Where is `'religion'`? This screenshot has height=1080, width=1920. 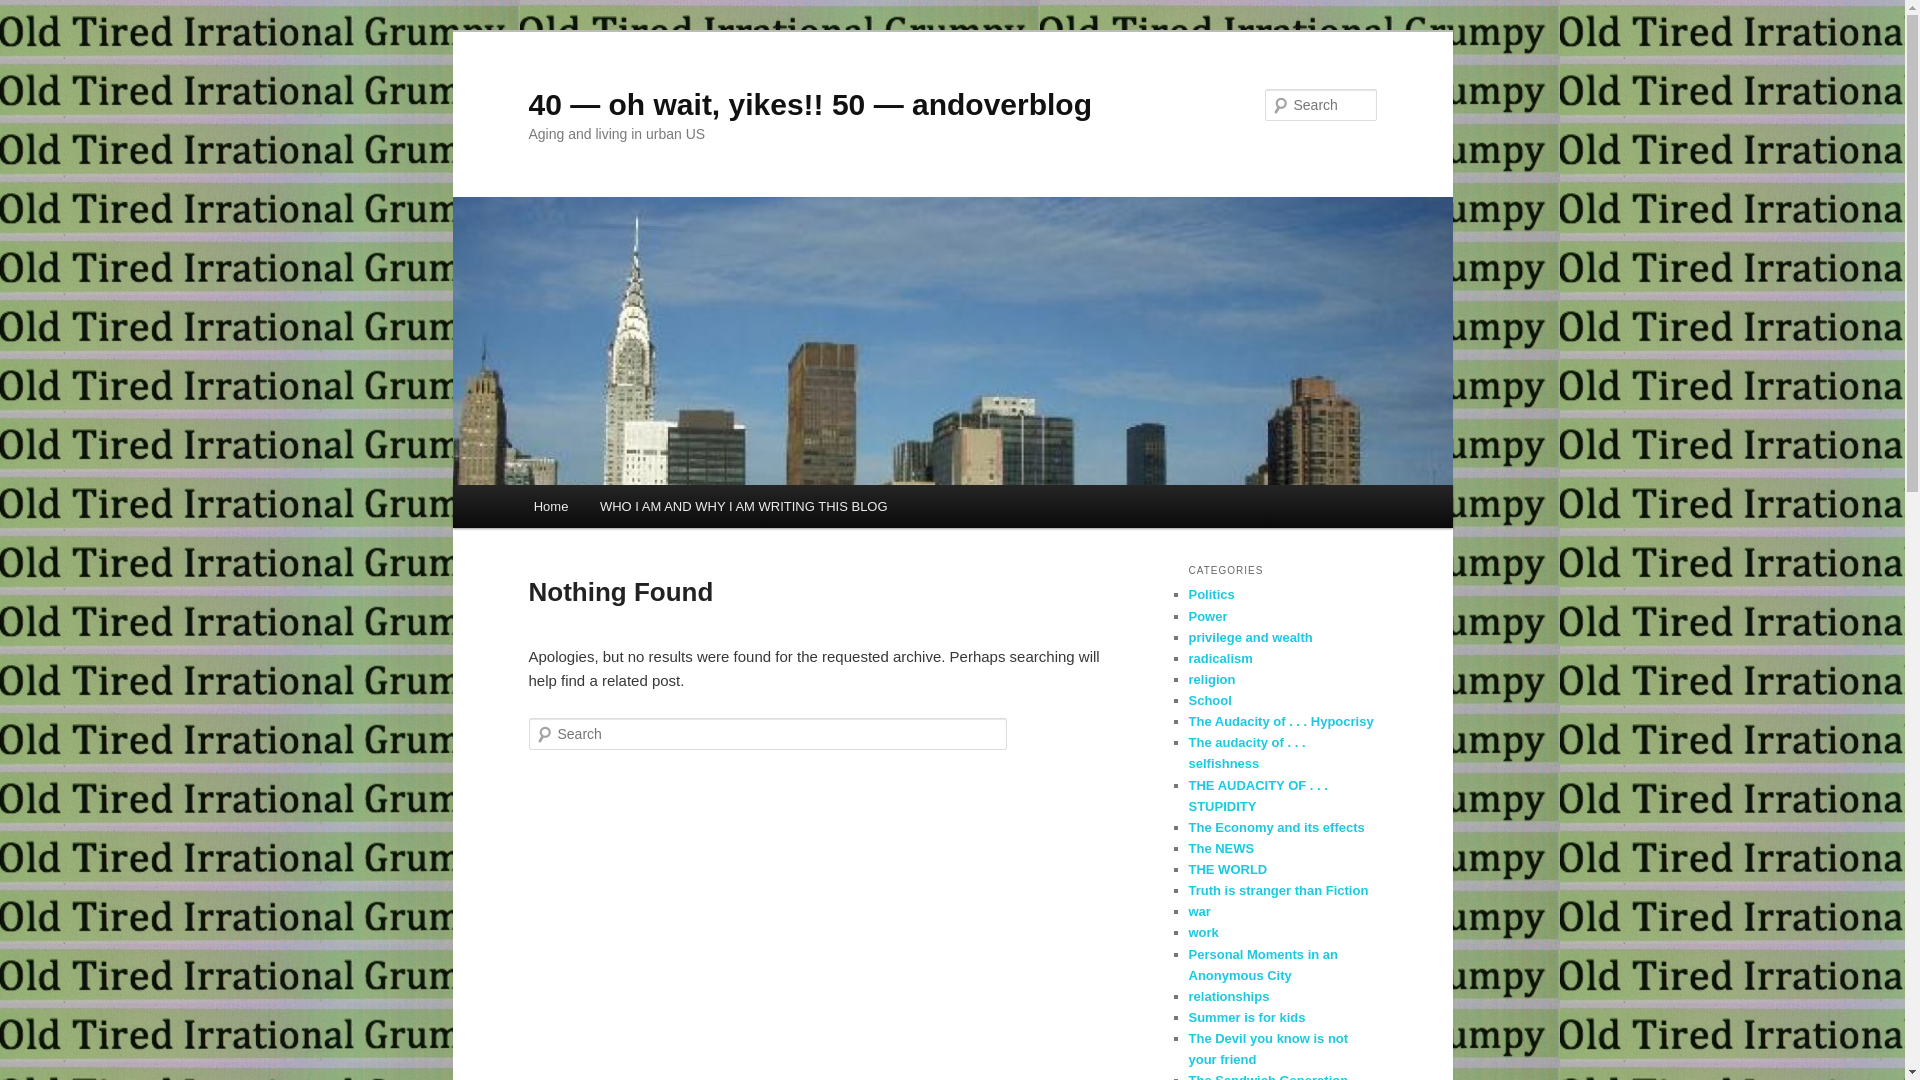 'religion' is located at coordinates (1210, 678).